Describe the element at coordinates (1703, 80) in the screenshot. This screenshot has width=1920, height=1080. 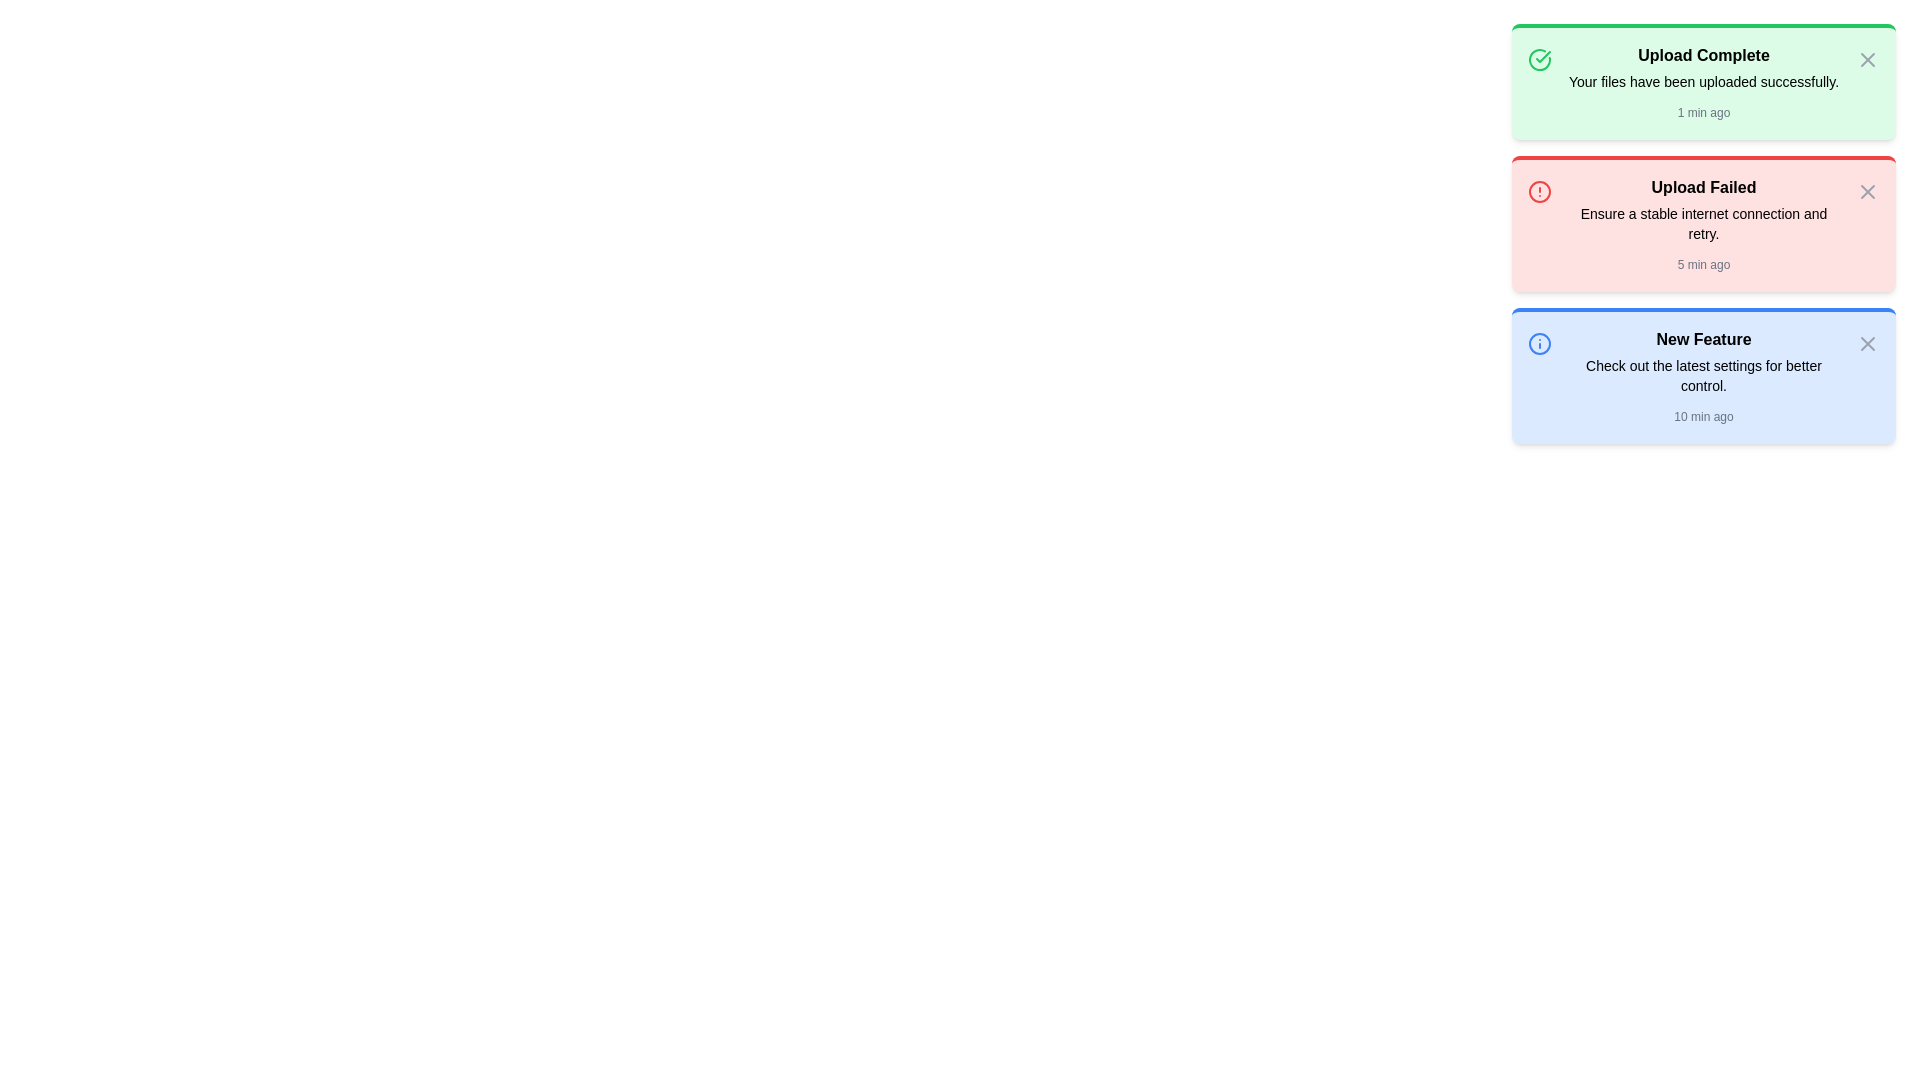
I see `the static text displaying 'Your files have been uploaded successfully.' which is located within the green notification card under the header 'Upload Complete'` at that location.